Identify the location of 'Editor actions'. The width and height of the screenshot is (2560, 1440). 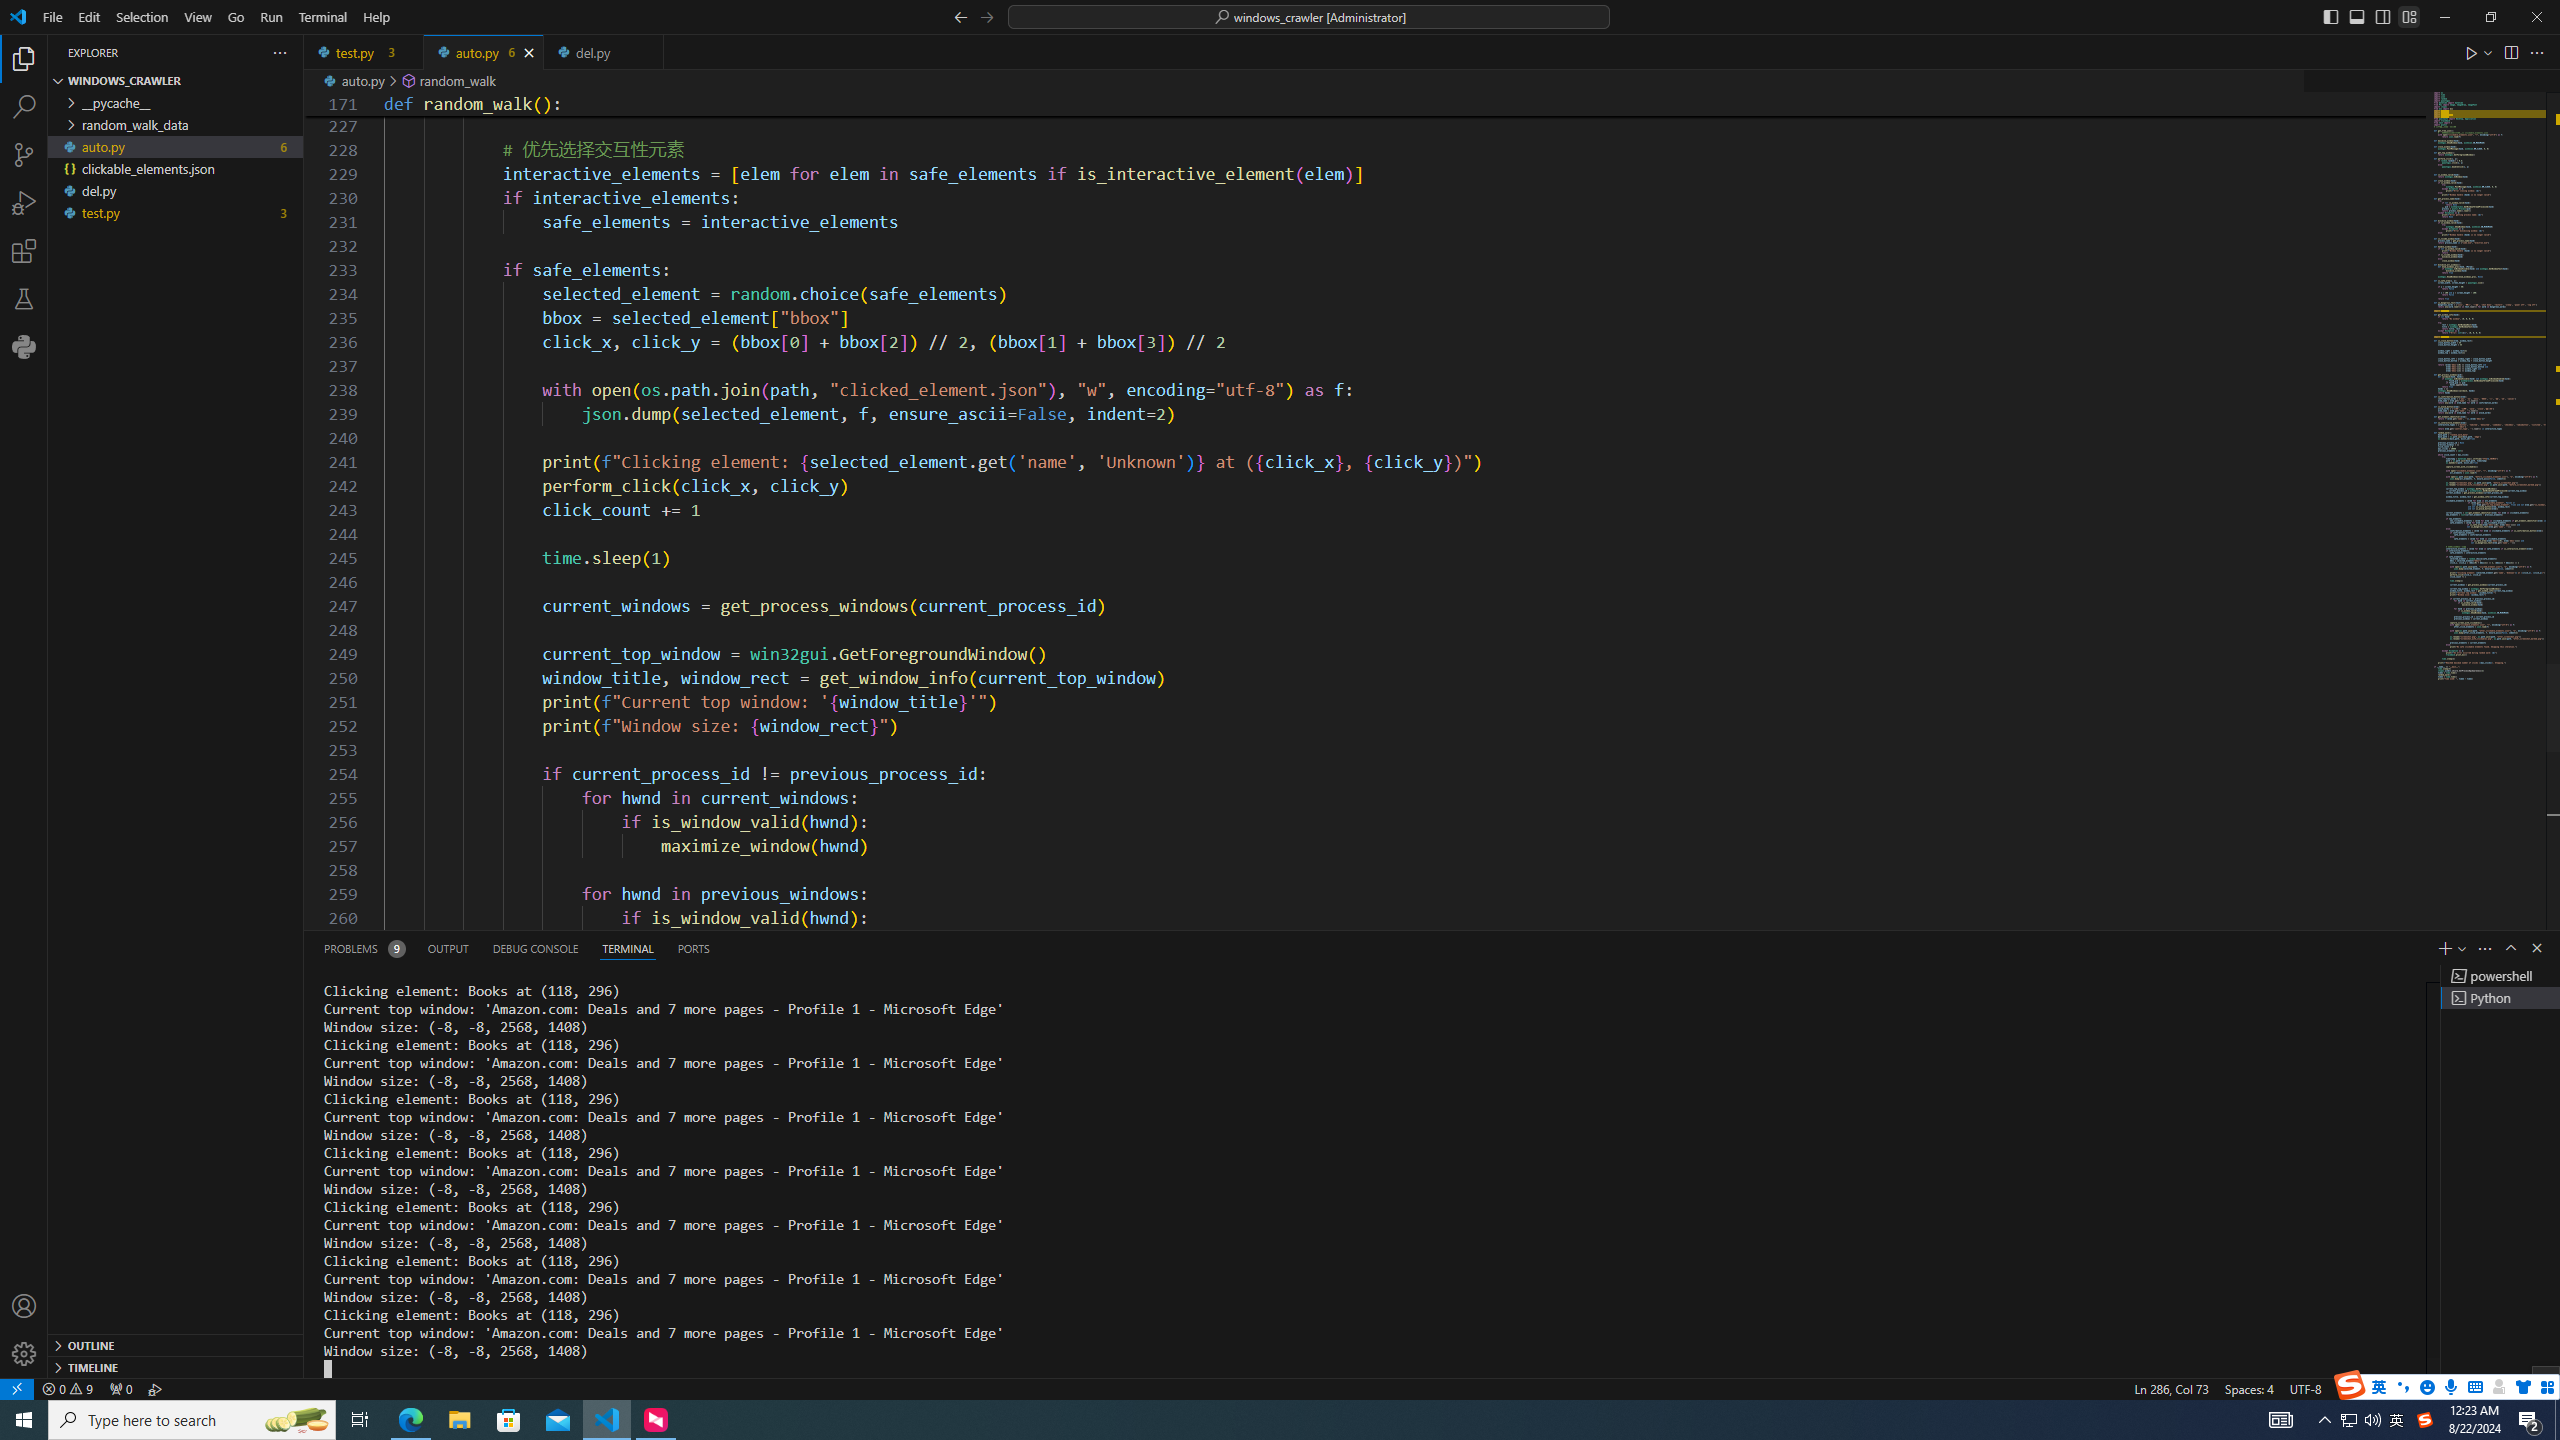
(2506, 51).